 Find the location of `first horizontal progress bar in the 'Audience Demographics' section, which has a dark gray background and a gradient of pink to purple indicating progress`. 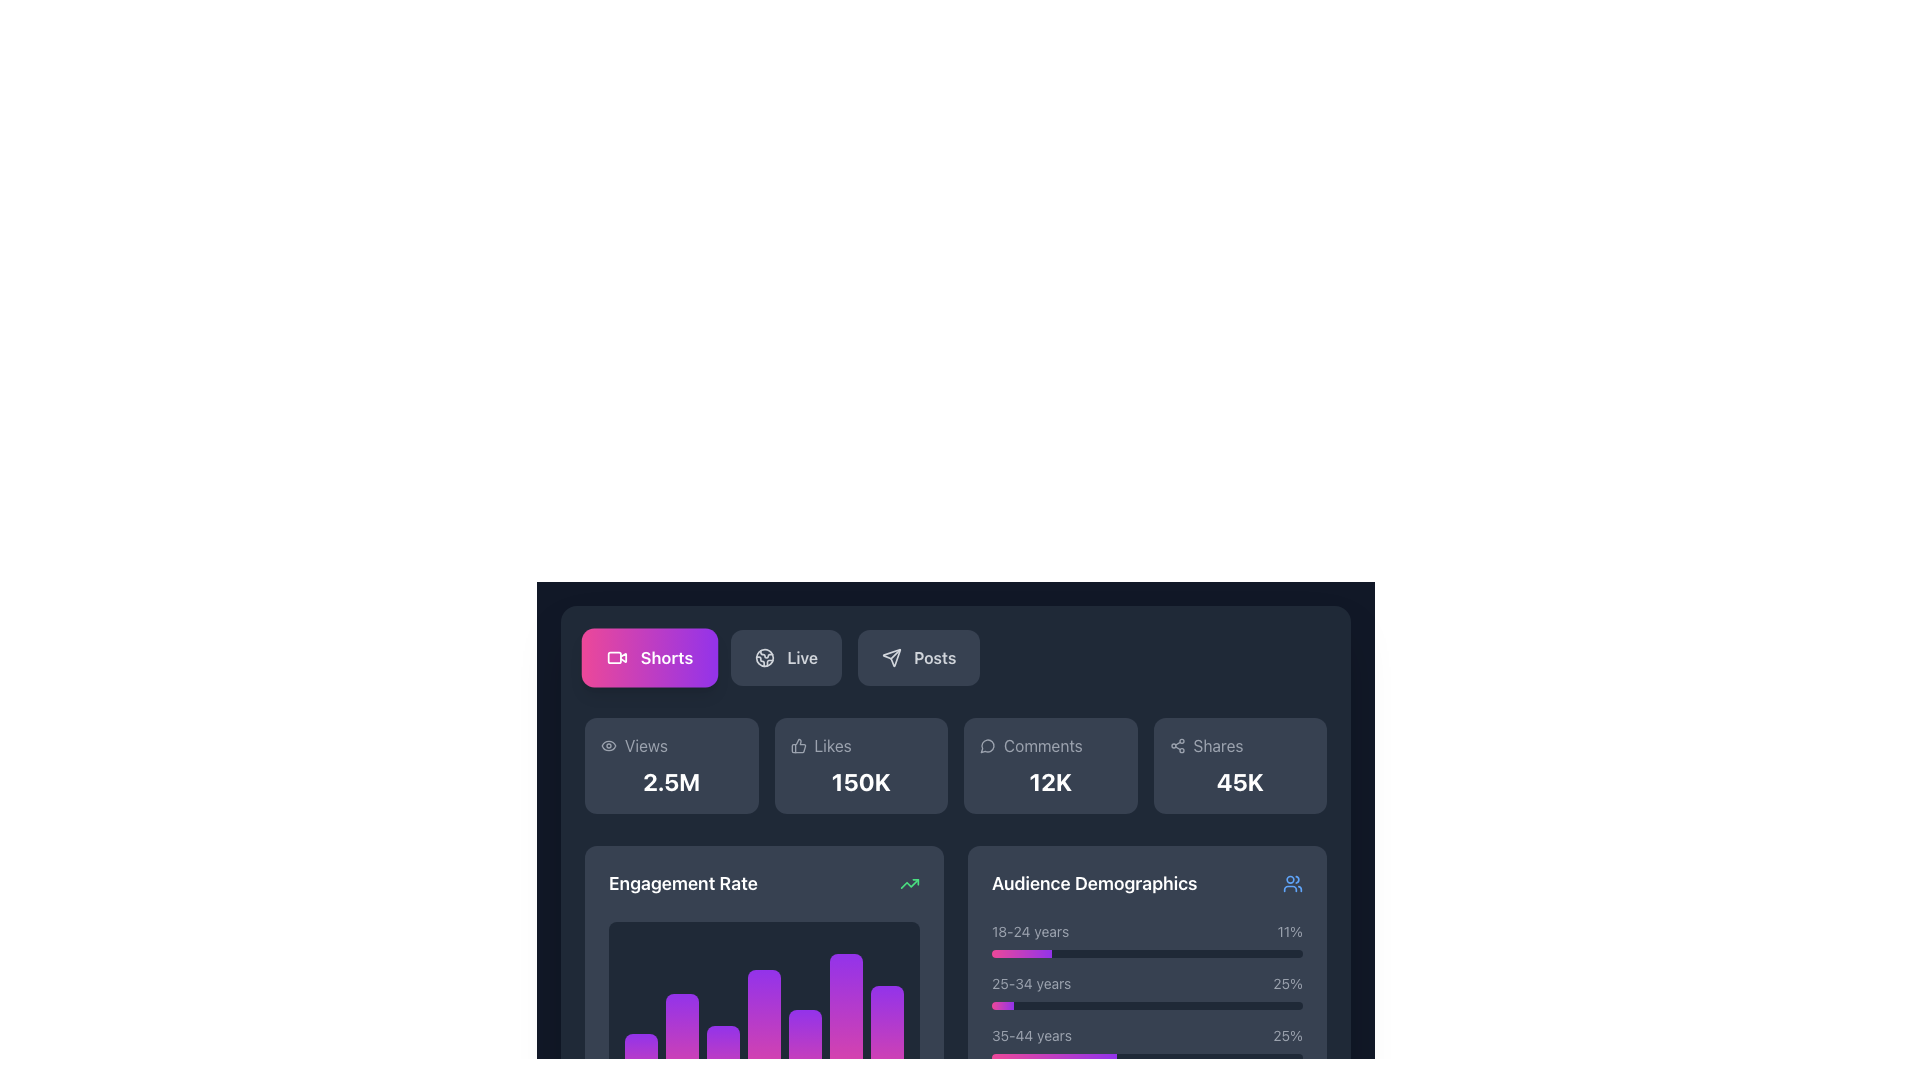

first horizontal progress bar in the 'Audience Demographics' section, which has a dark gray background and a gradient of pink to purple indicating progress is located at coordinates (1147, 952).